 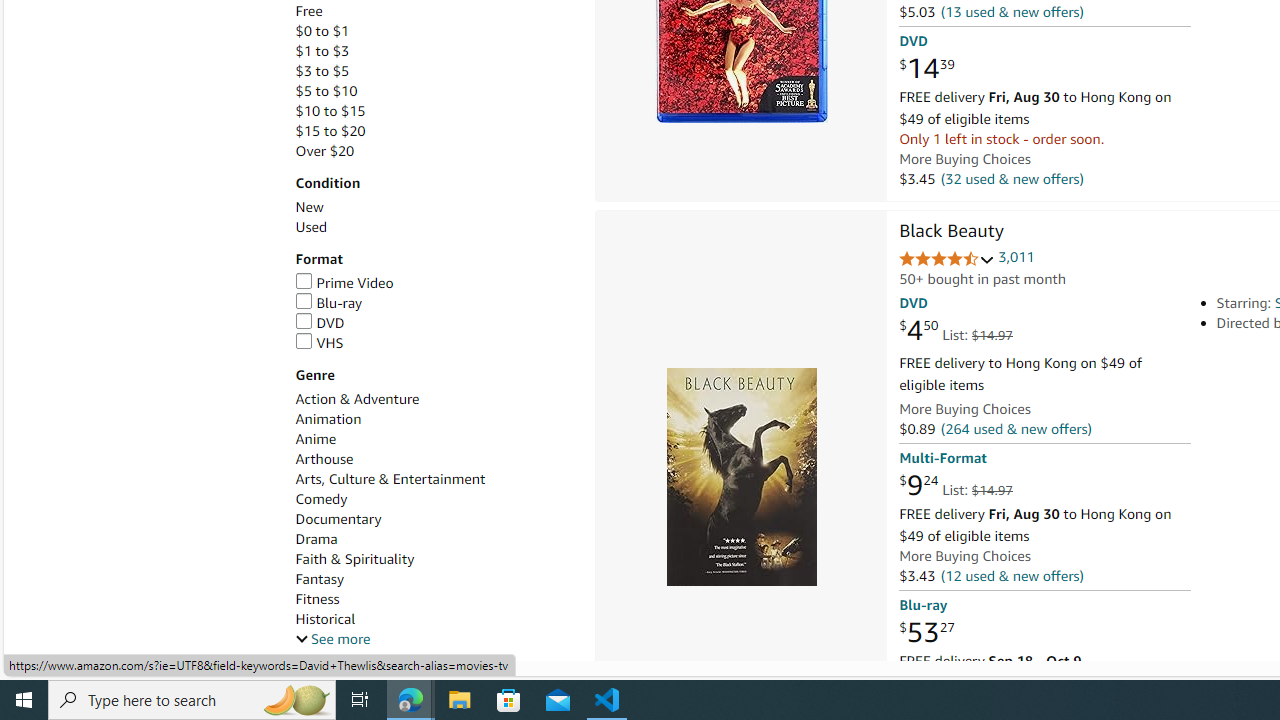 I want to click on 'Prime Video', so click(x=344, y=282).